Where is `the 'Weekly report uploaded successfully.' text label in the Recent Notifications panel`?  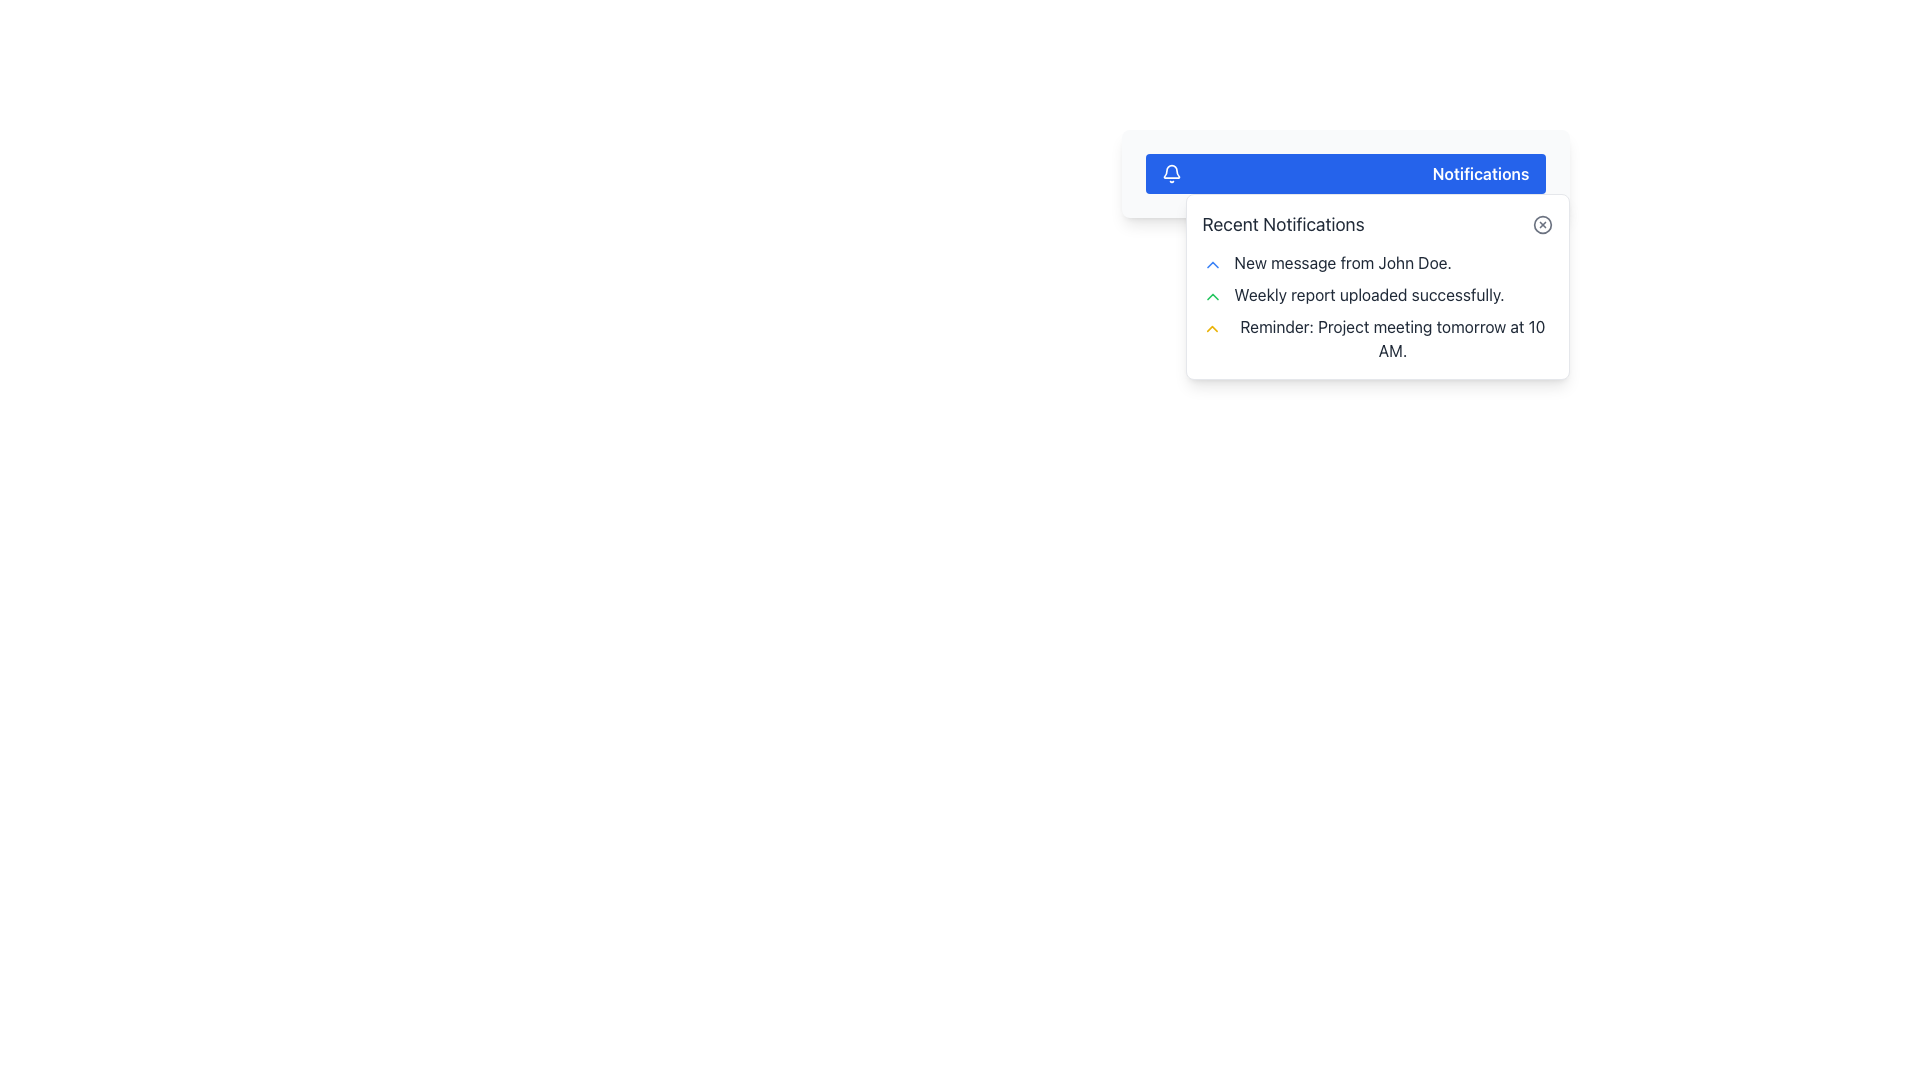
the 'Weekly report uploaded successfully.' text label in the Recent Notifications panel is located at coordinates (1368, 294).